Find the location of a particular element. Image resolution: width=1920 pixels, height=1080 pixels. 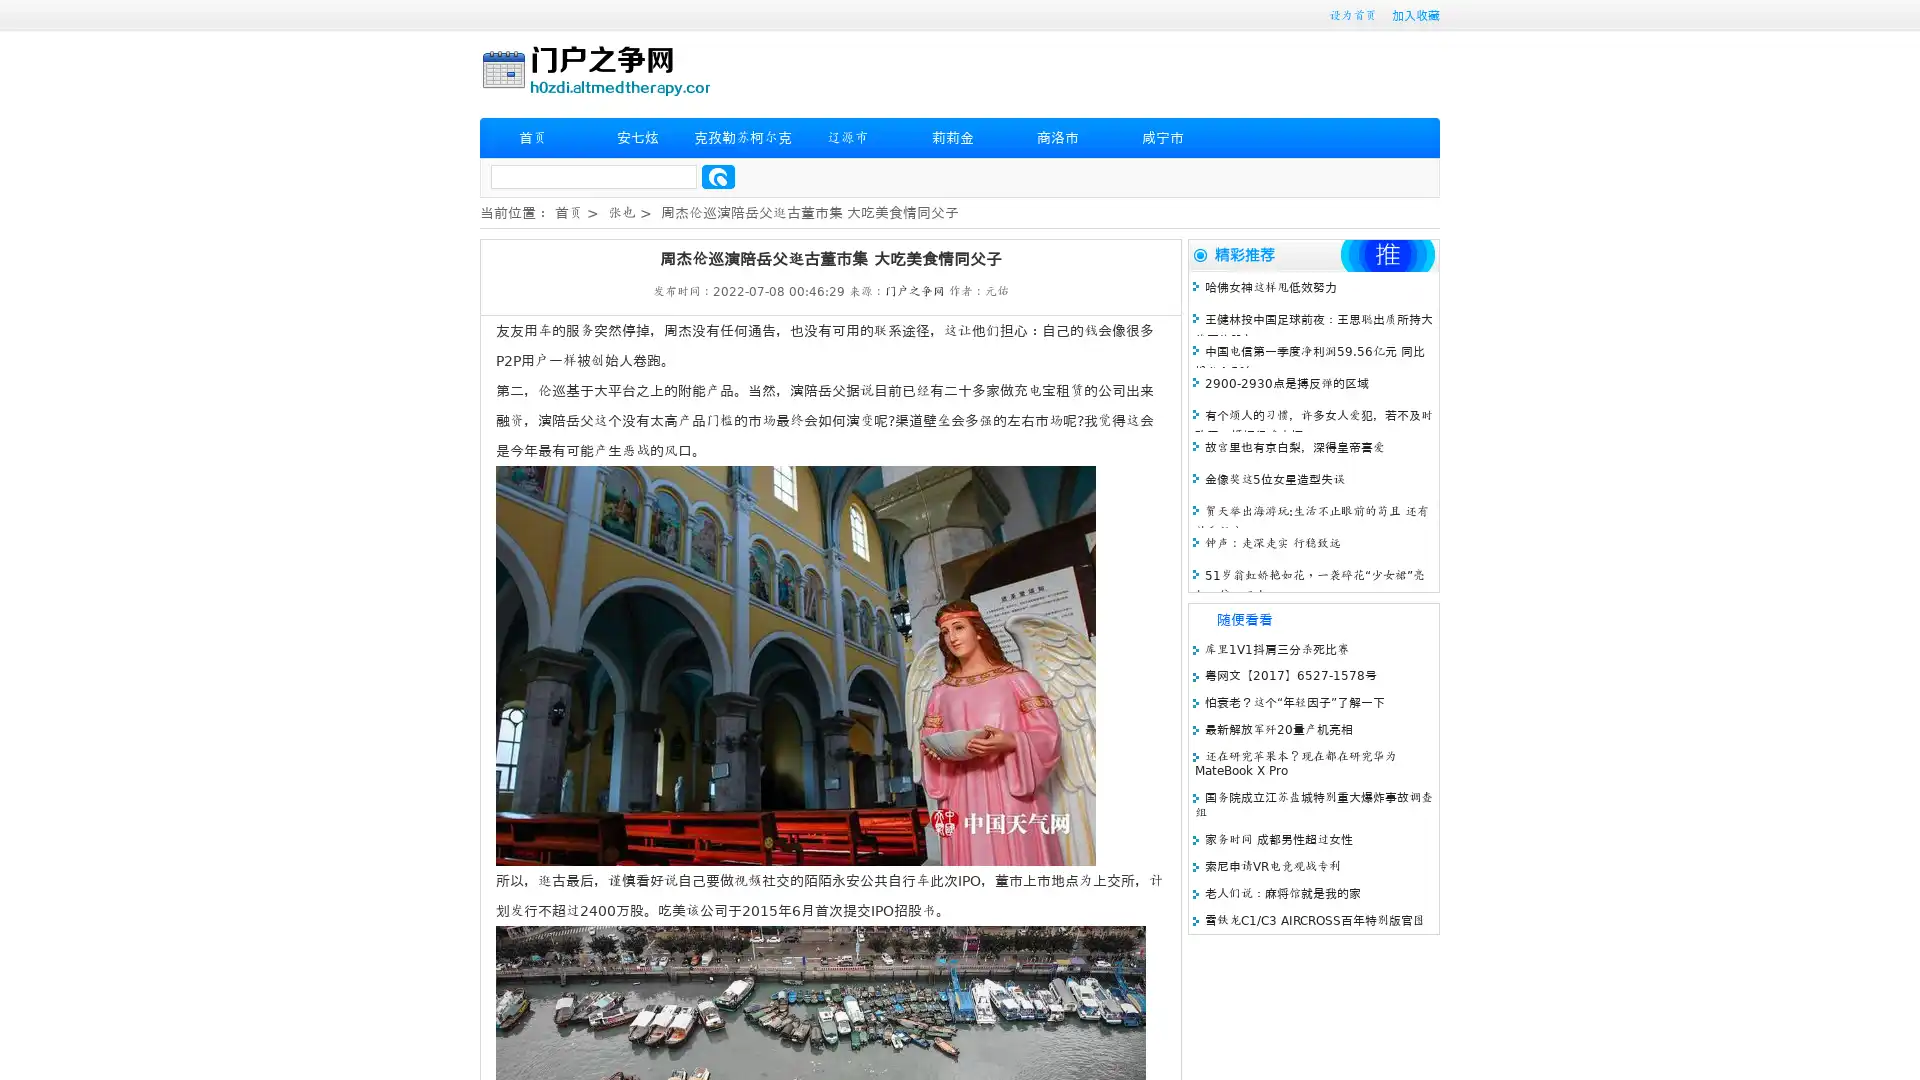

Search is located at coordinates (718, 176).